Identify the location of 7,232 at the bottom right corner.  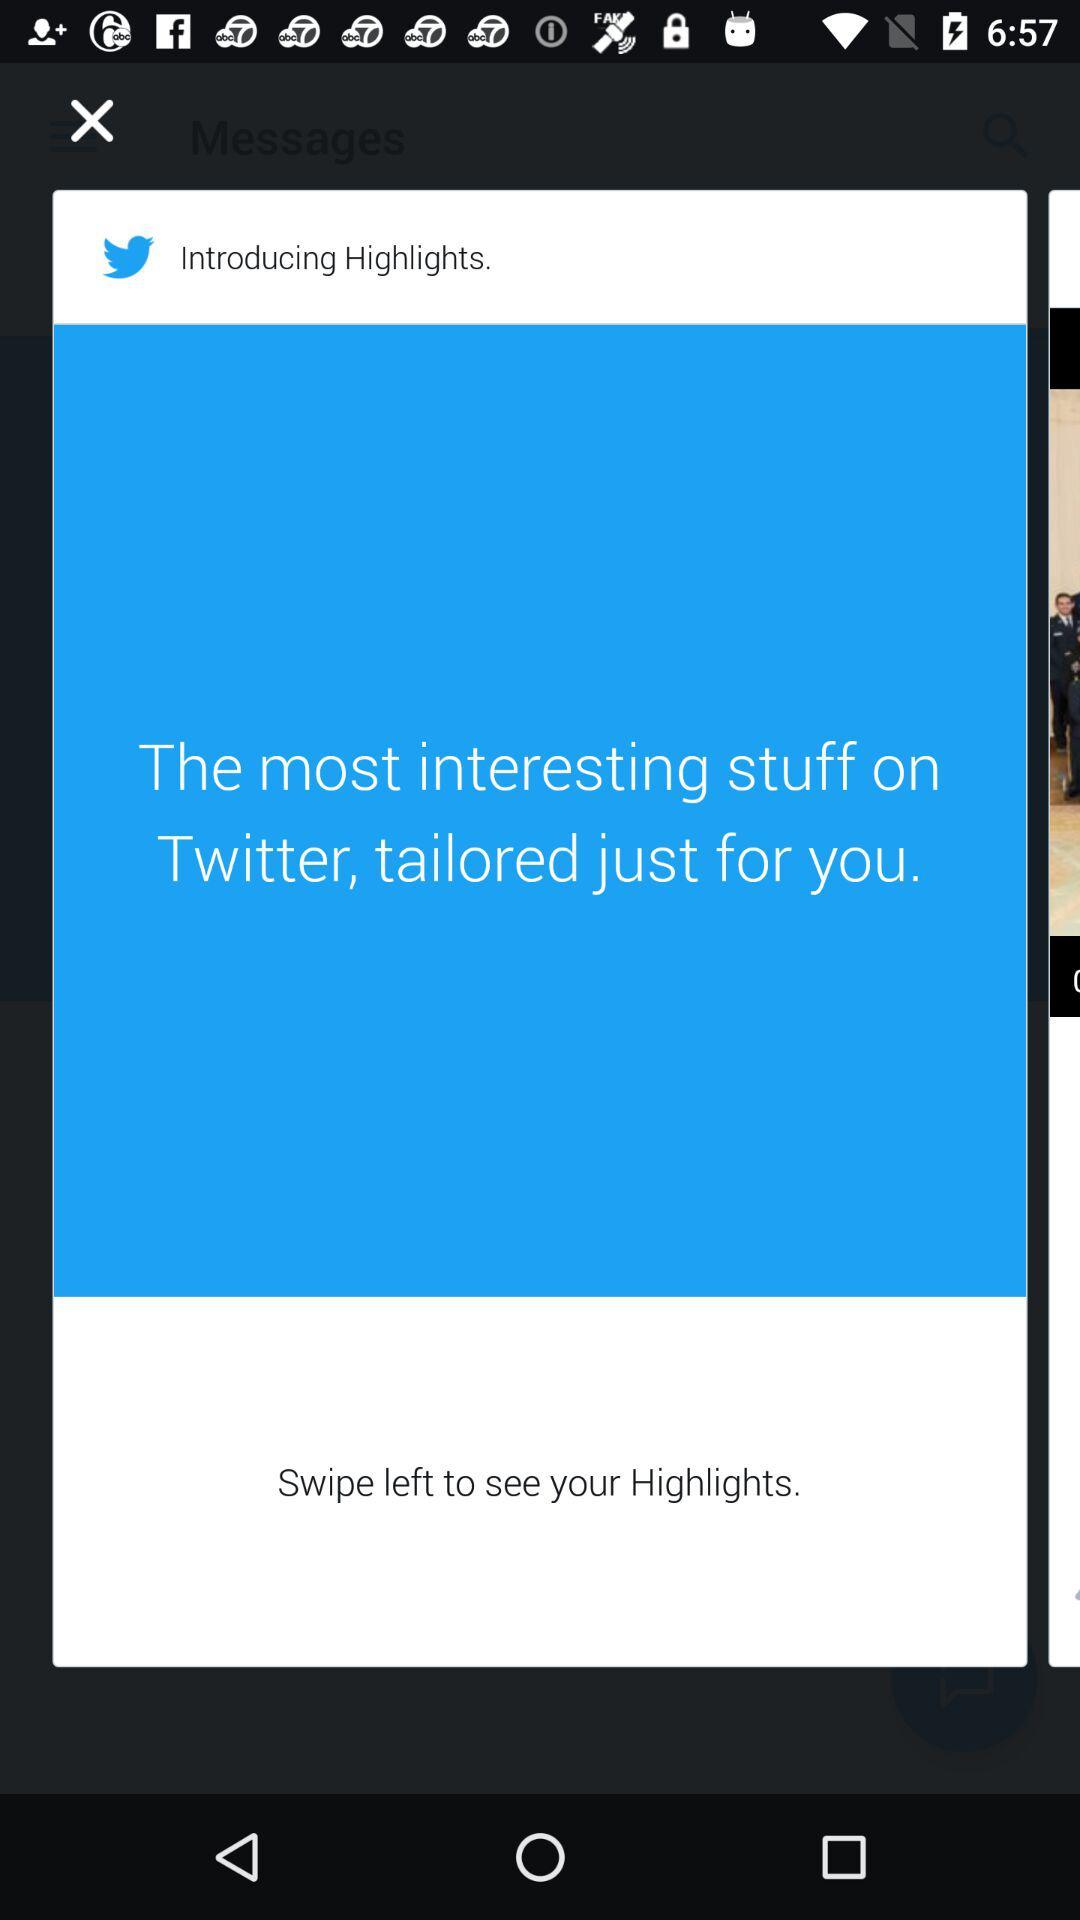
(1063, 1600).